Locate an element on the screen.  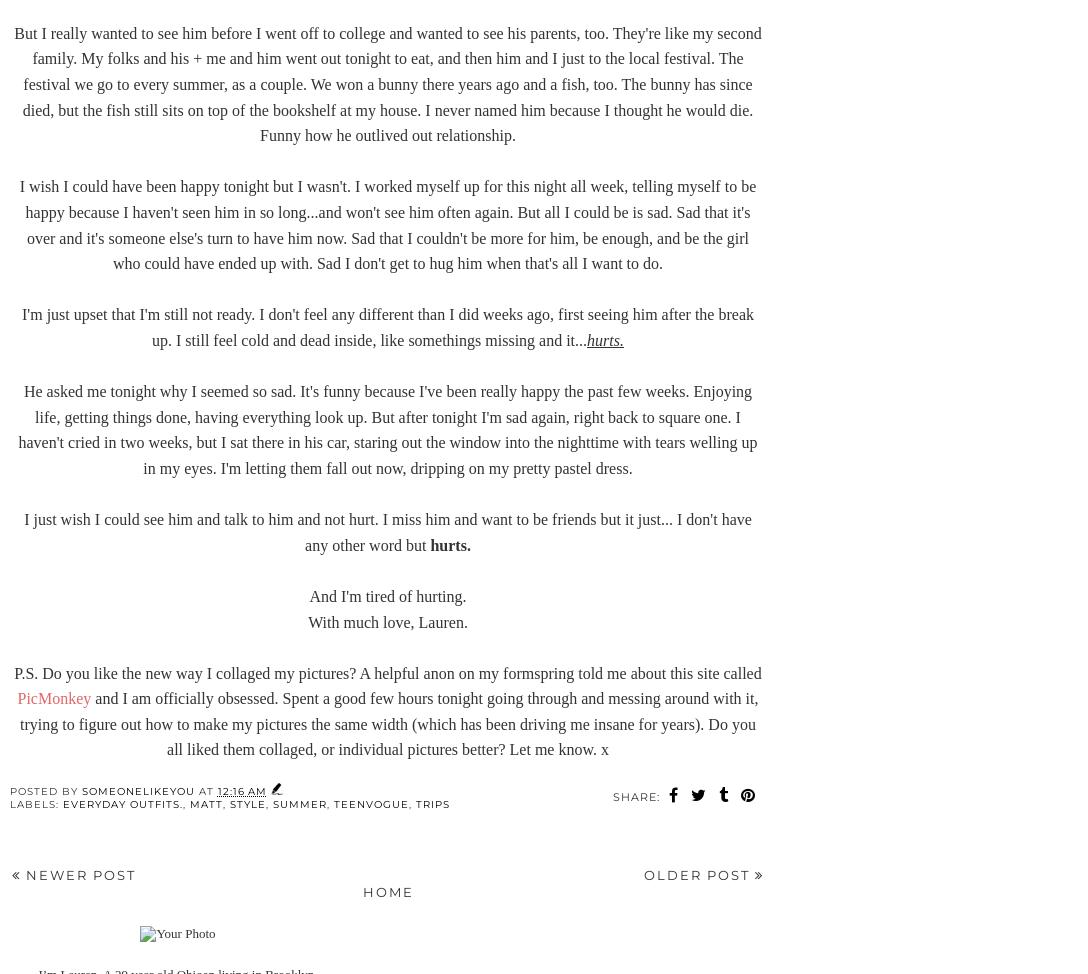
'12:16 AM' is located at coordinates (240, 790).